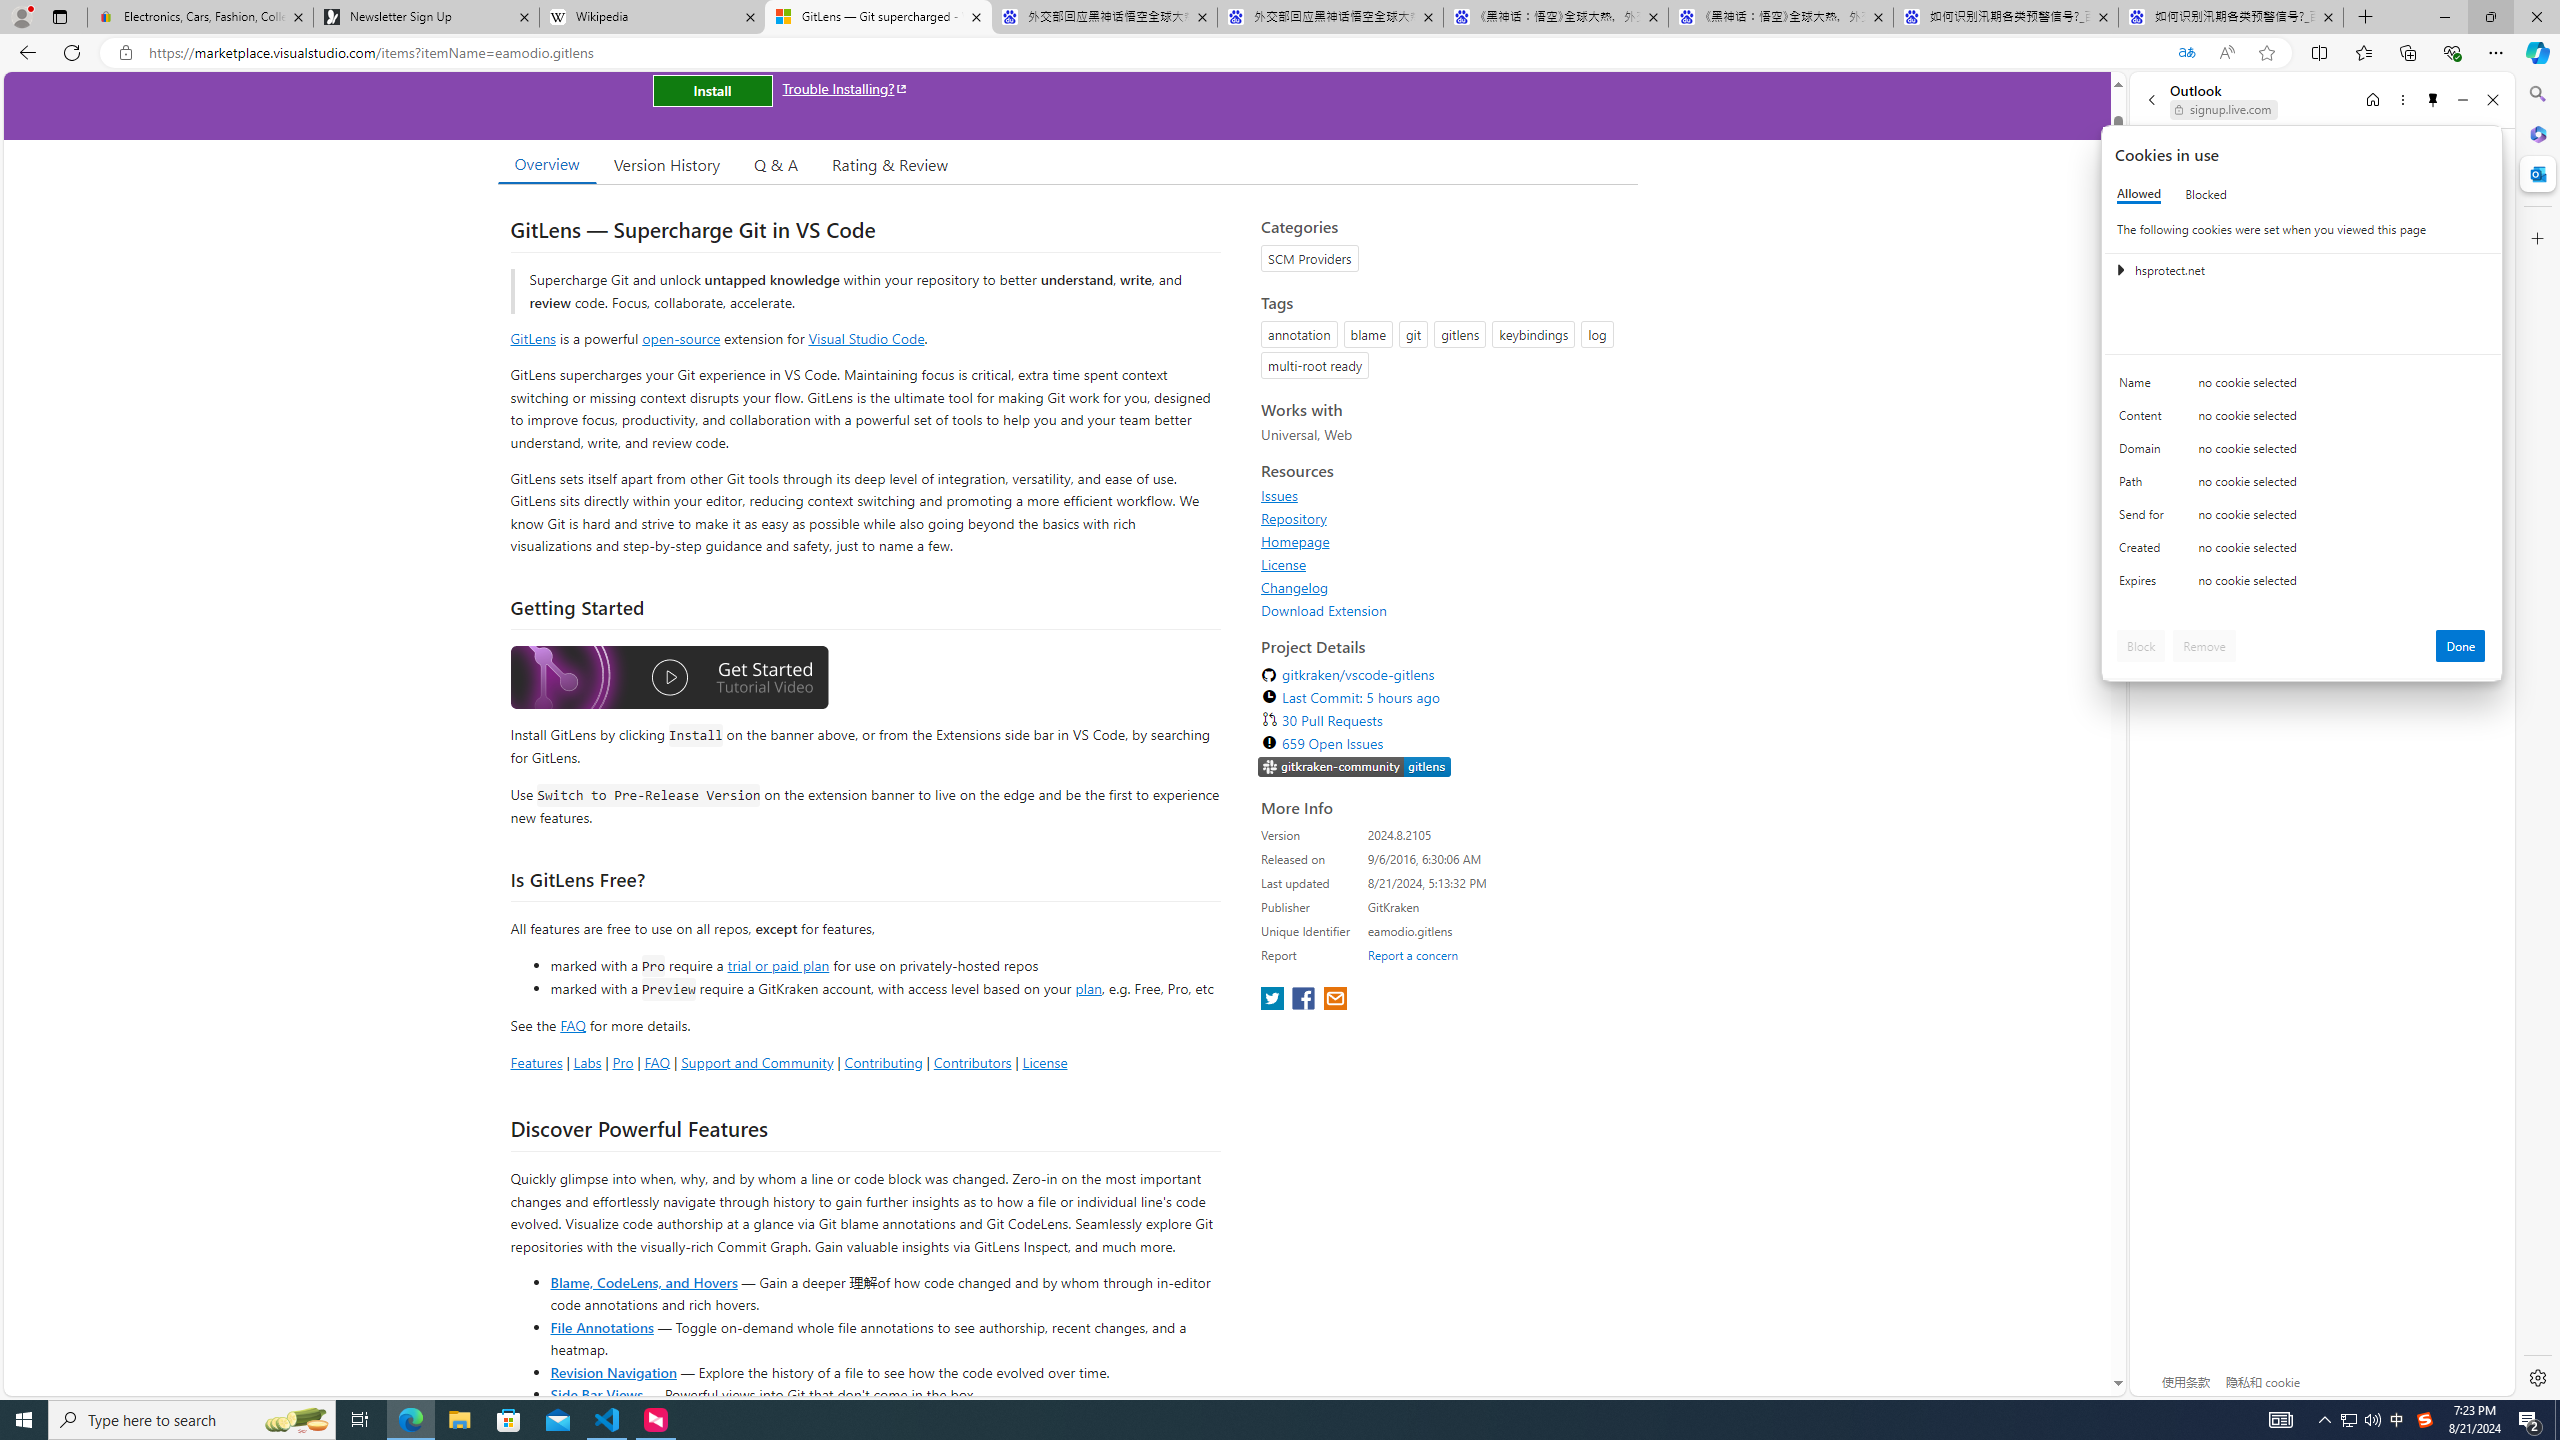  Describe the element at coordinates (2302, 585) in the screenshot. I see `'Class: c0153 c0157'` at that location.